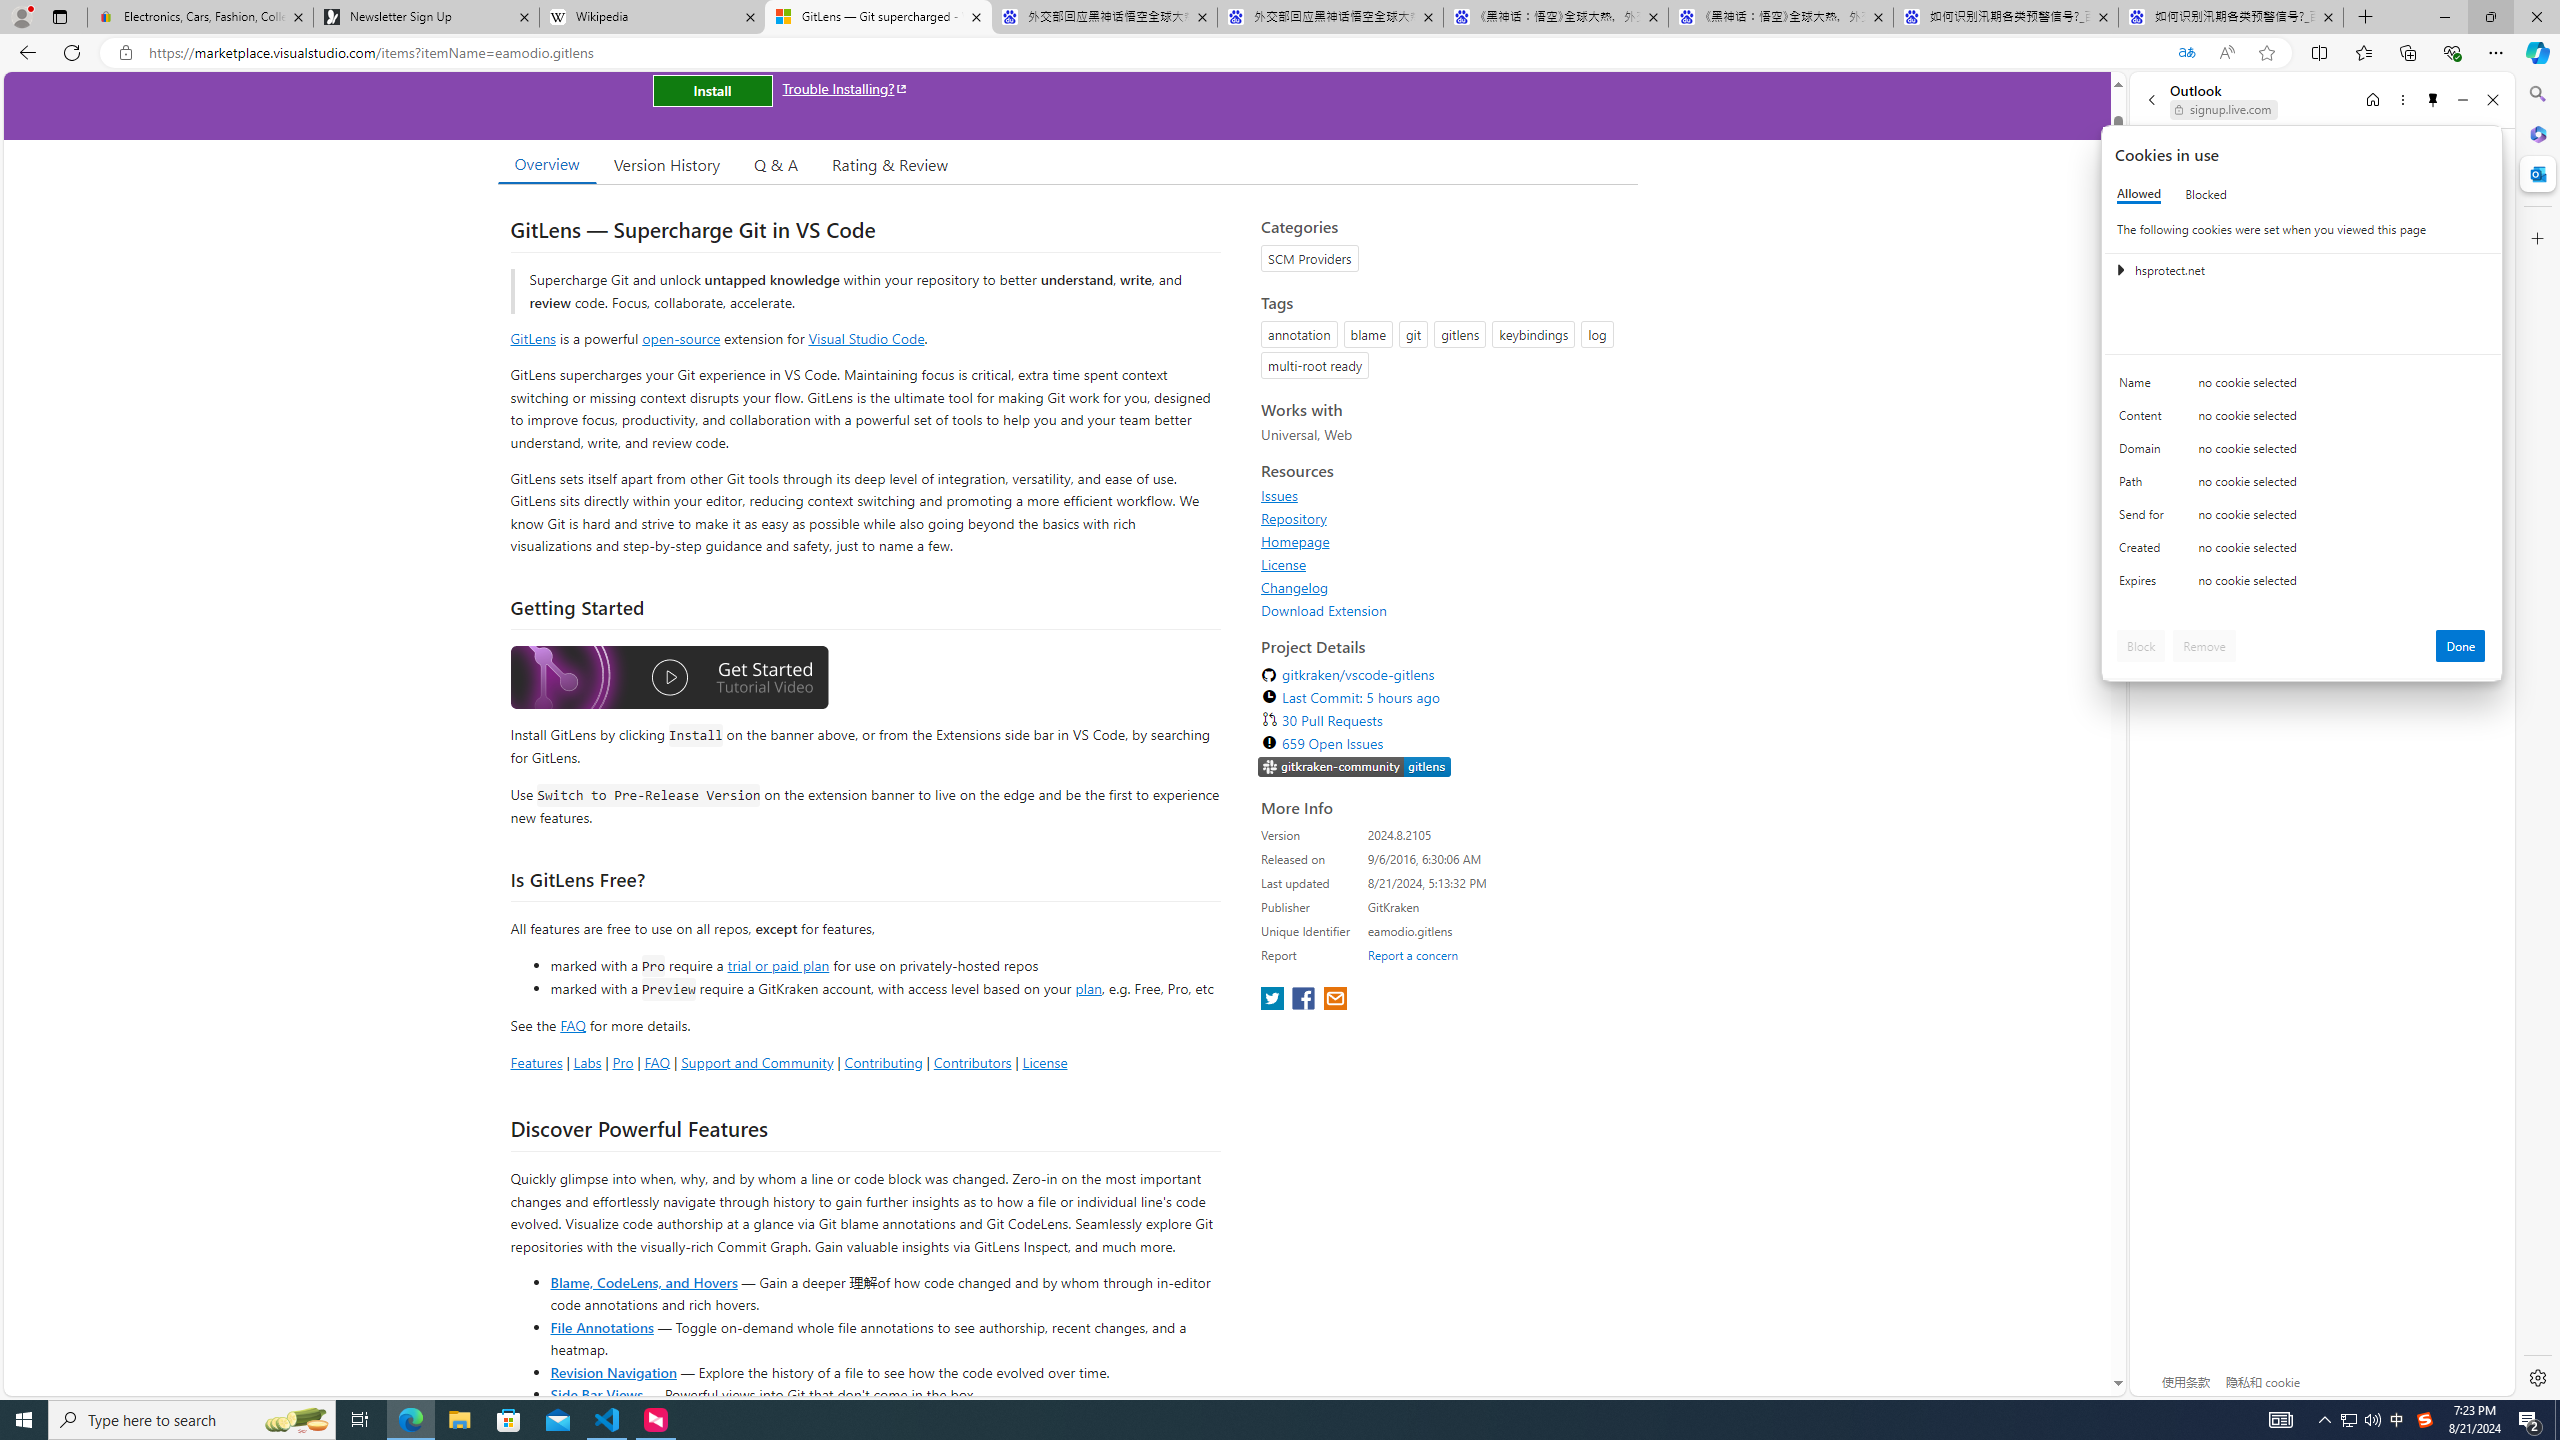  Describe the element at coordinates (2302, 585) in the screenshot. I see `'Class: c0153 c0157'` at that location.